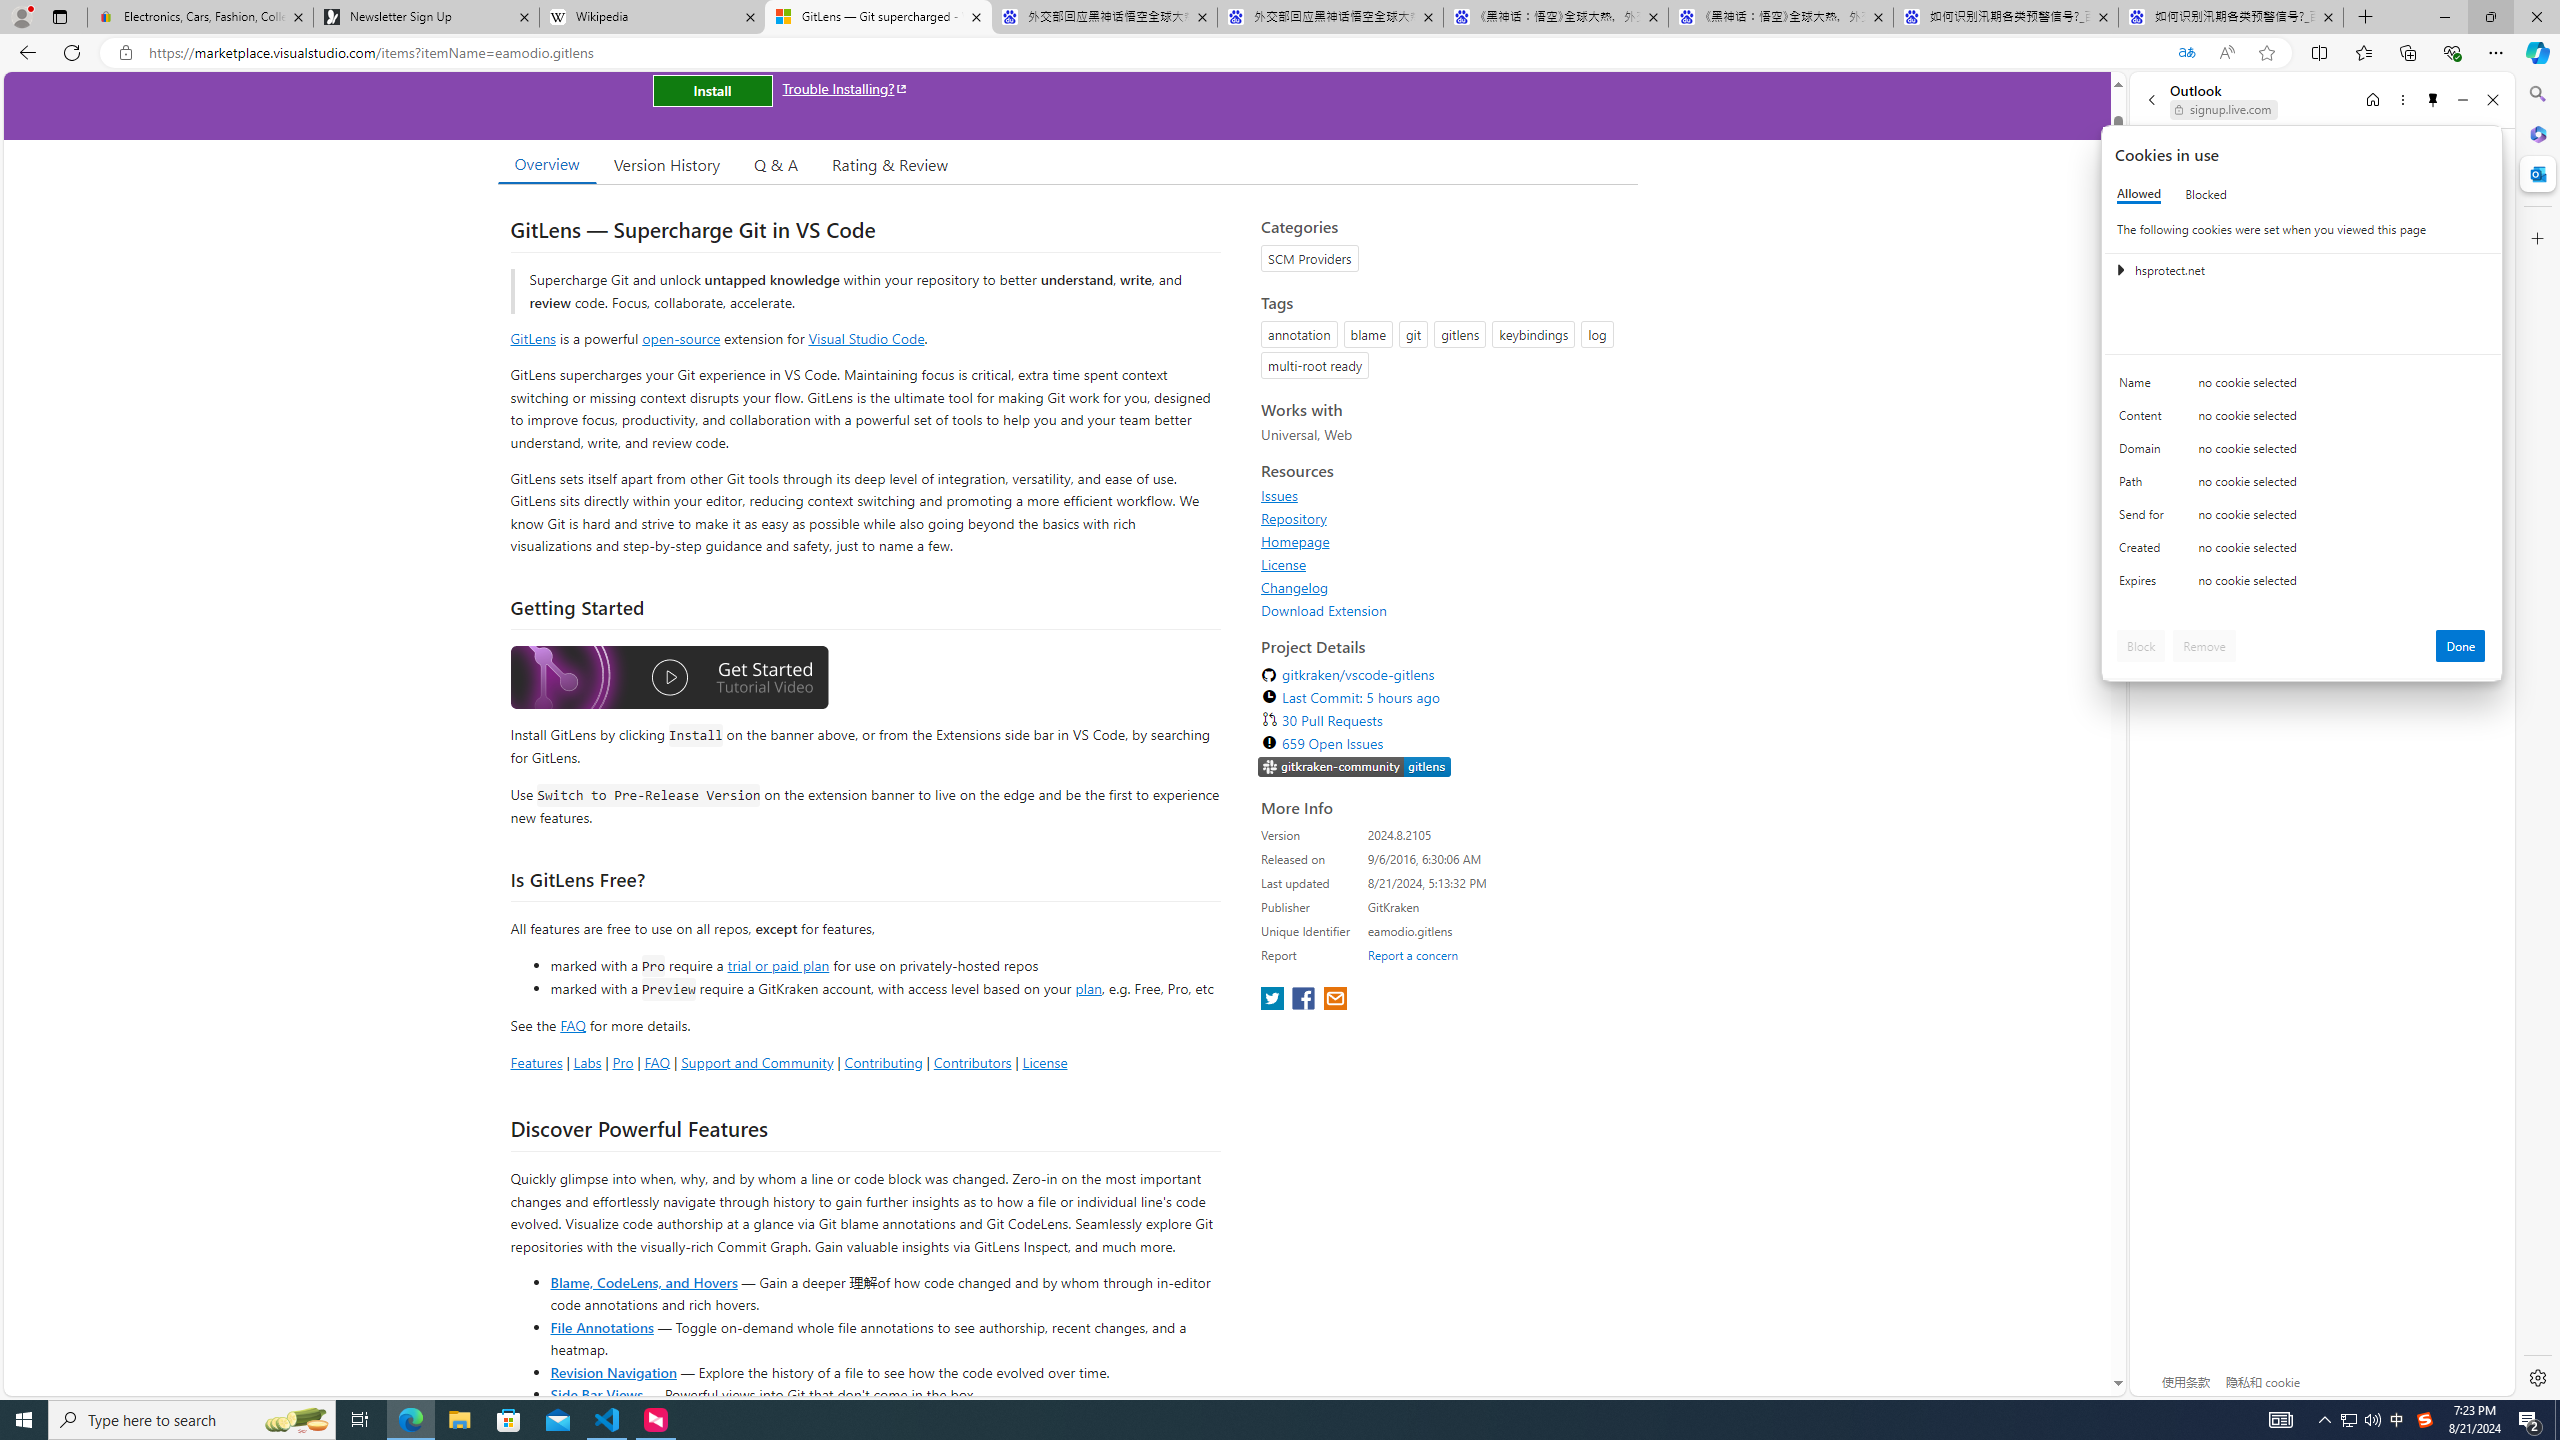  Describe the element at coordinates (2302, 585) in the screenshot. I see `'Class: c0153 c0157'` at that location.